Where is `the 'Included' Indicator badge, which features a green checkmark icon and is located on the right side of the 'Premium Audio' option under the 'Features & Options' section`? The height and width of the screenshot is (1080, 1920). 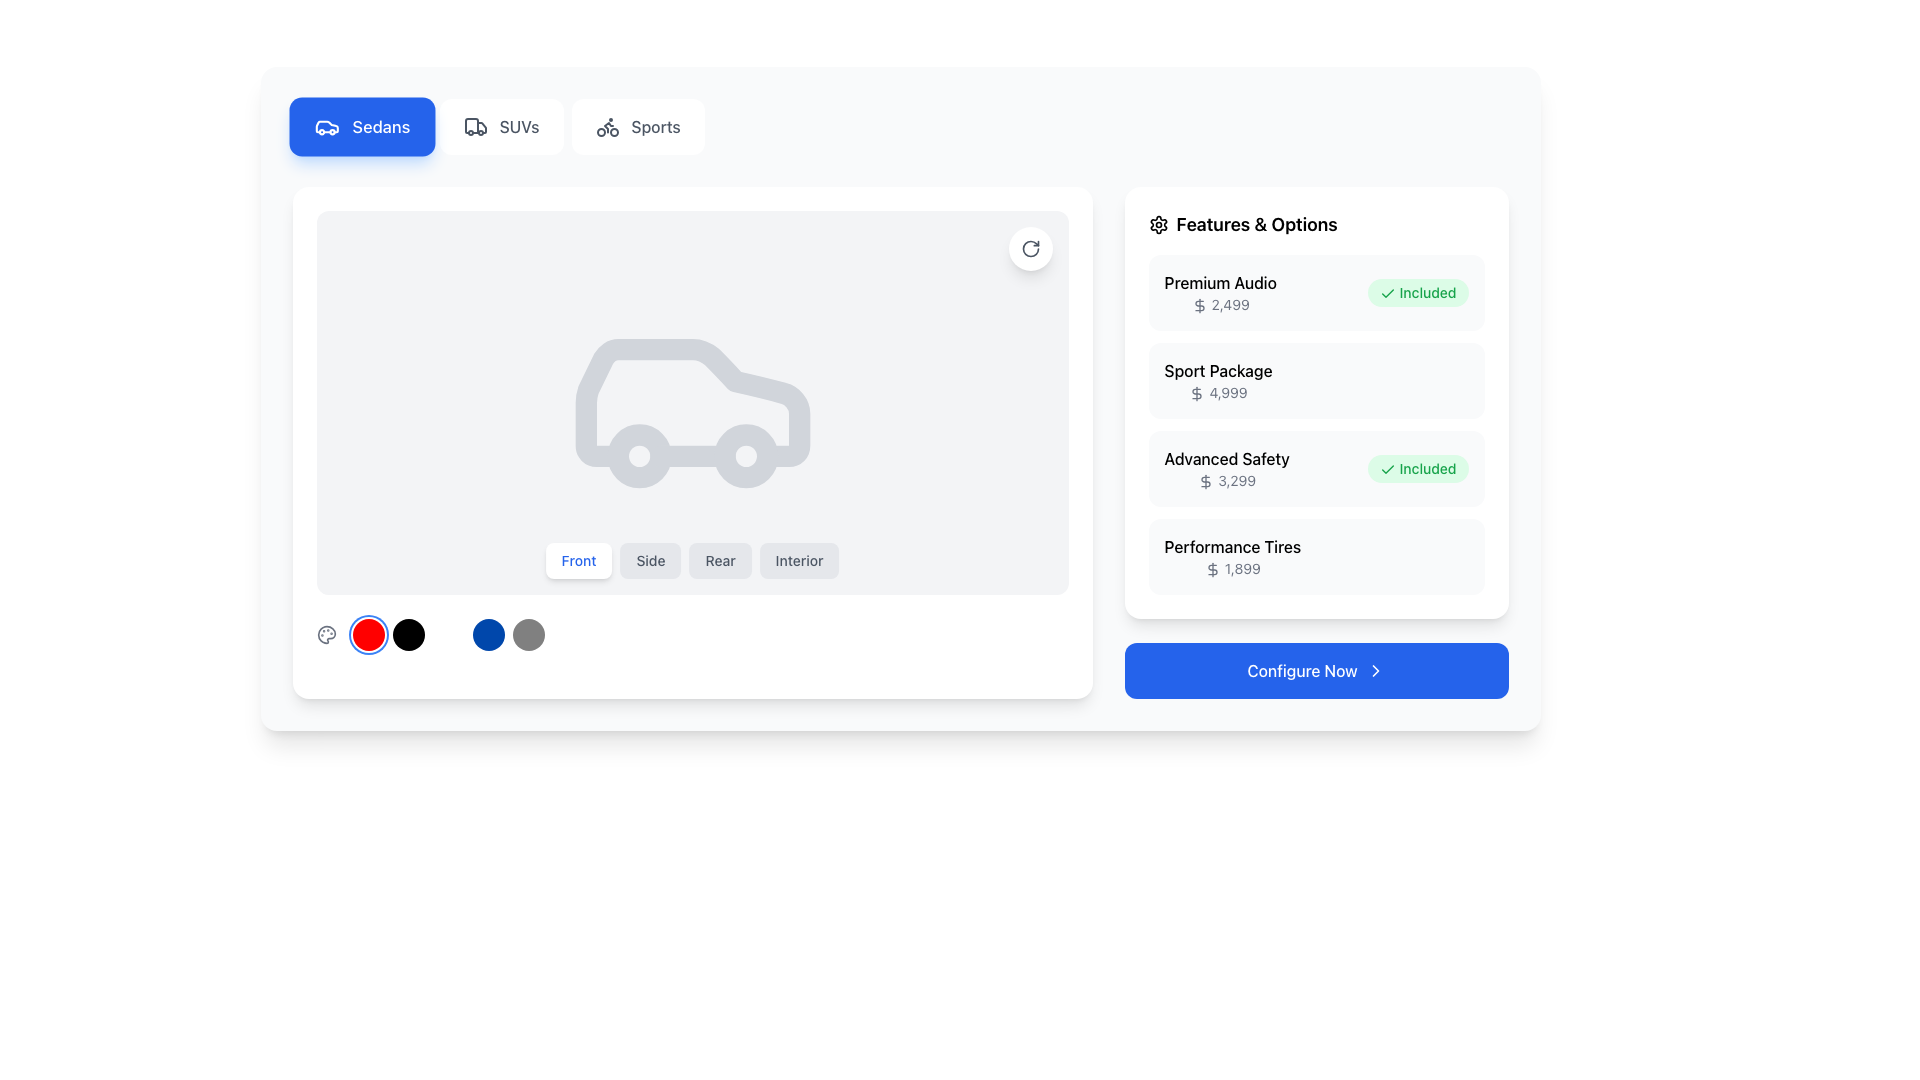
the 'Included' Indicator badge, which features a green checkmark icon and is located on the right side of the 'Premium Audio' option under the 'Features & Options' section is located at coordinates (1417, 293).